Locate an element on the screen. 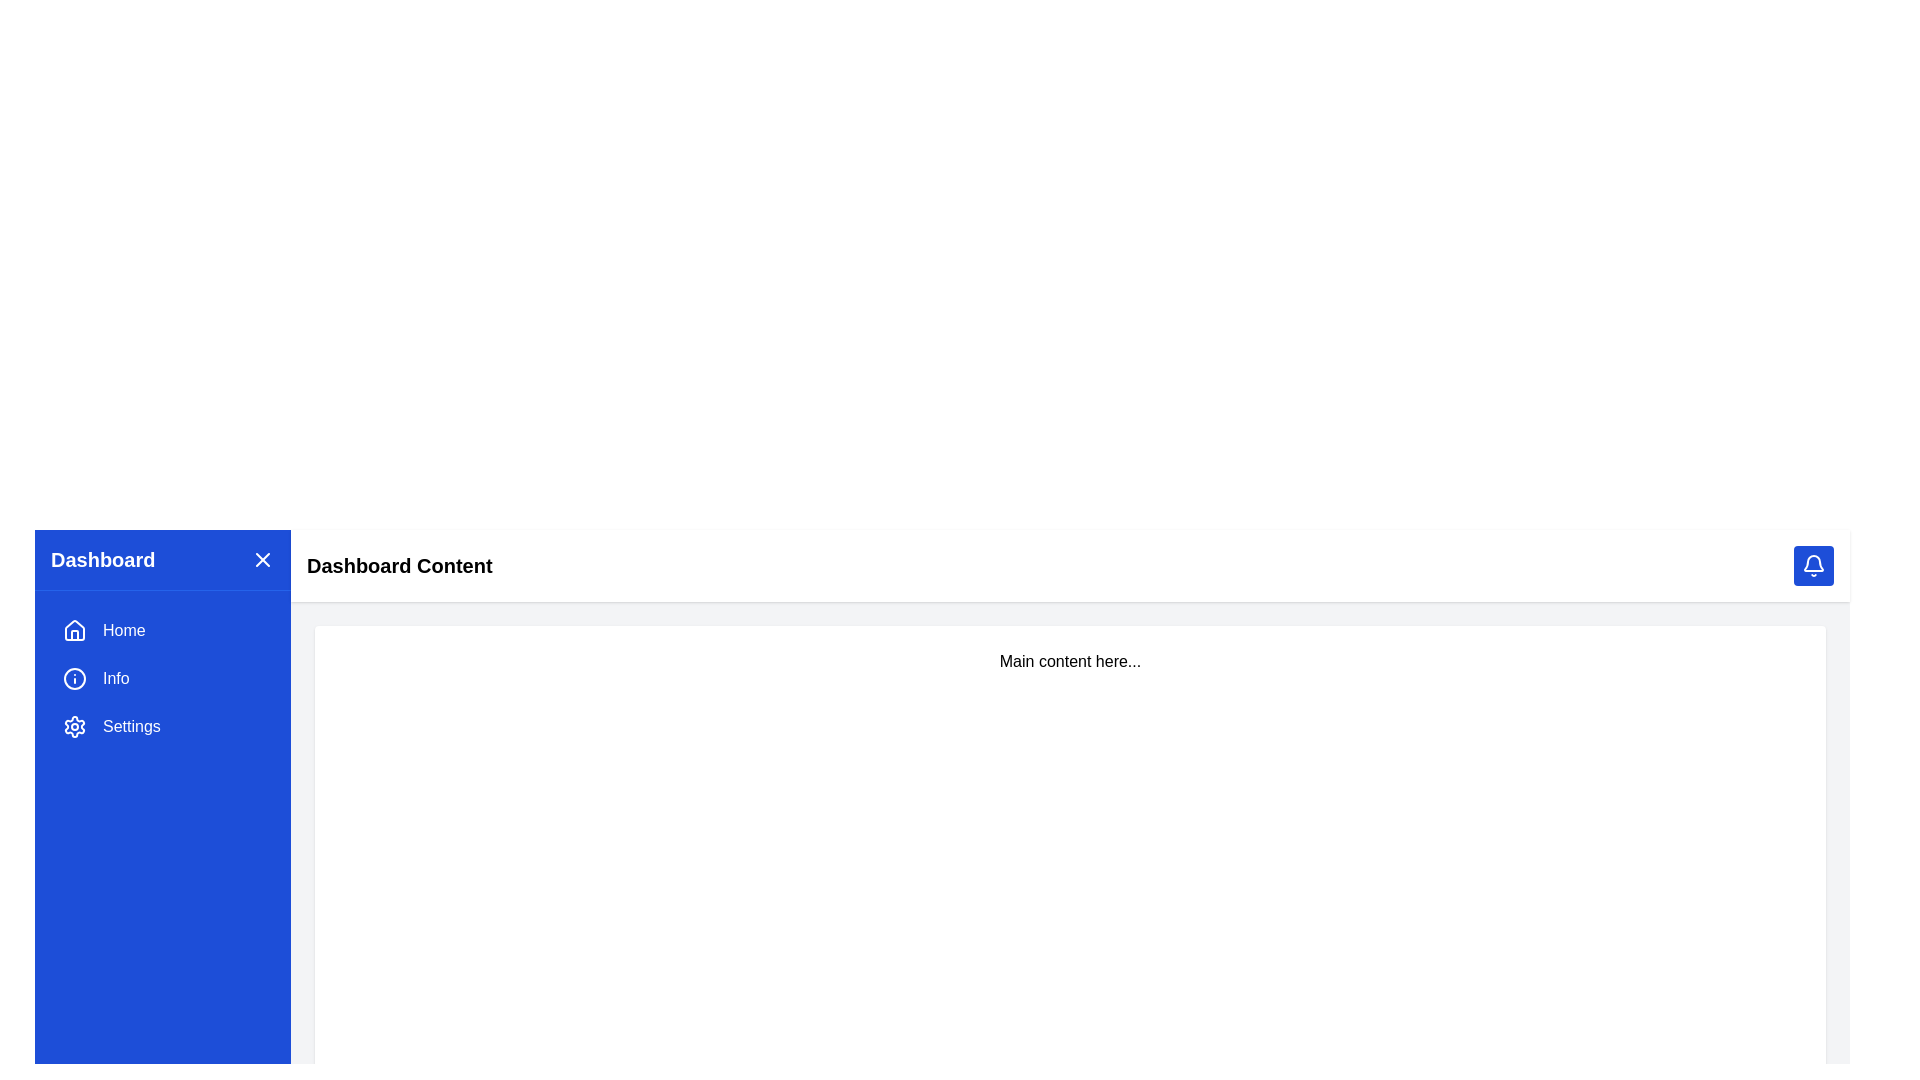  the settings icon located in the left sidebar under the 'Dashboard', 'Home', and 'Info' options, adjacent to the 'Settings' label is located at coordinates (75, 726).